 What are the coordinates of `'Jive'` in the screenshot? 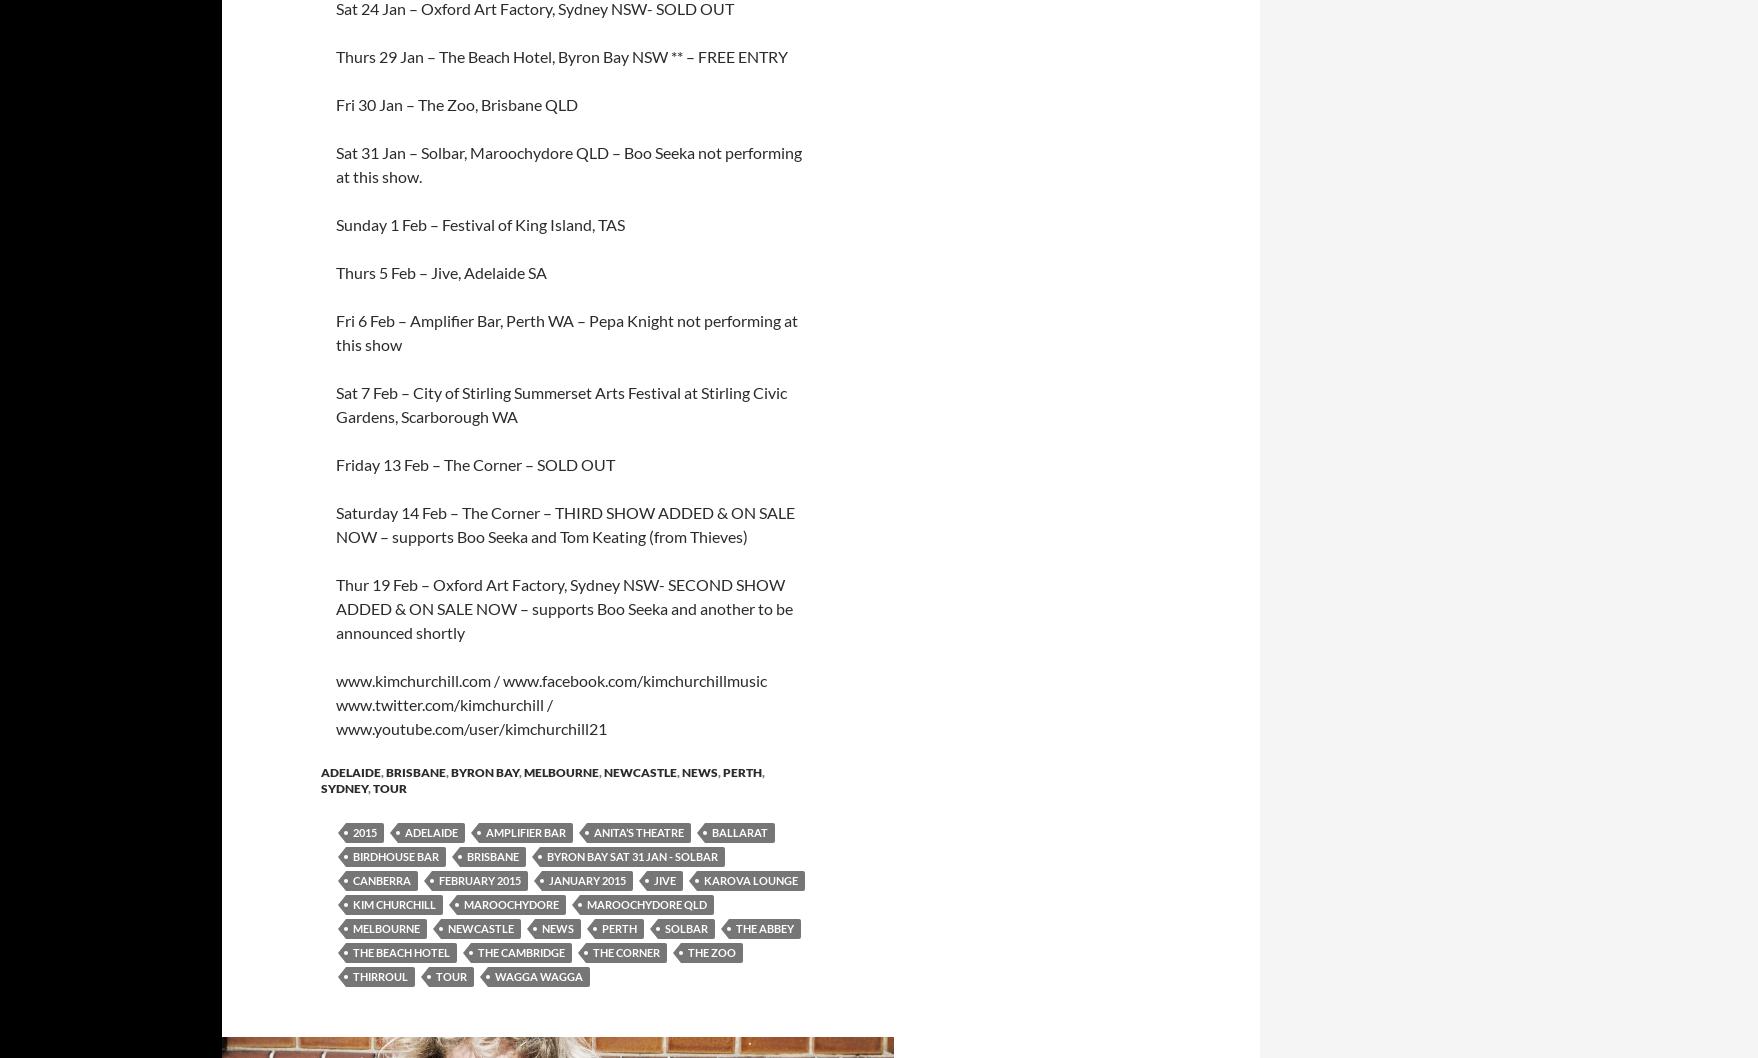 It's located at (665, 879).